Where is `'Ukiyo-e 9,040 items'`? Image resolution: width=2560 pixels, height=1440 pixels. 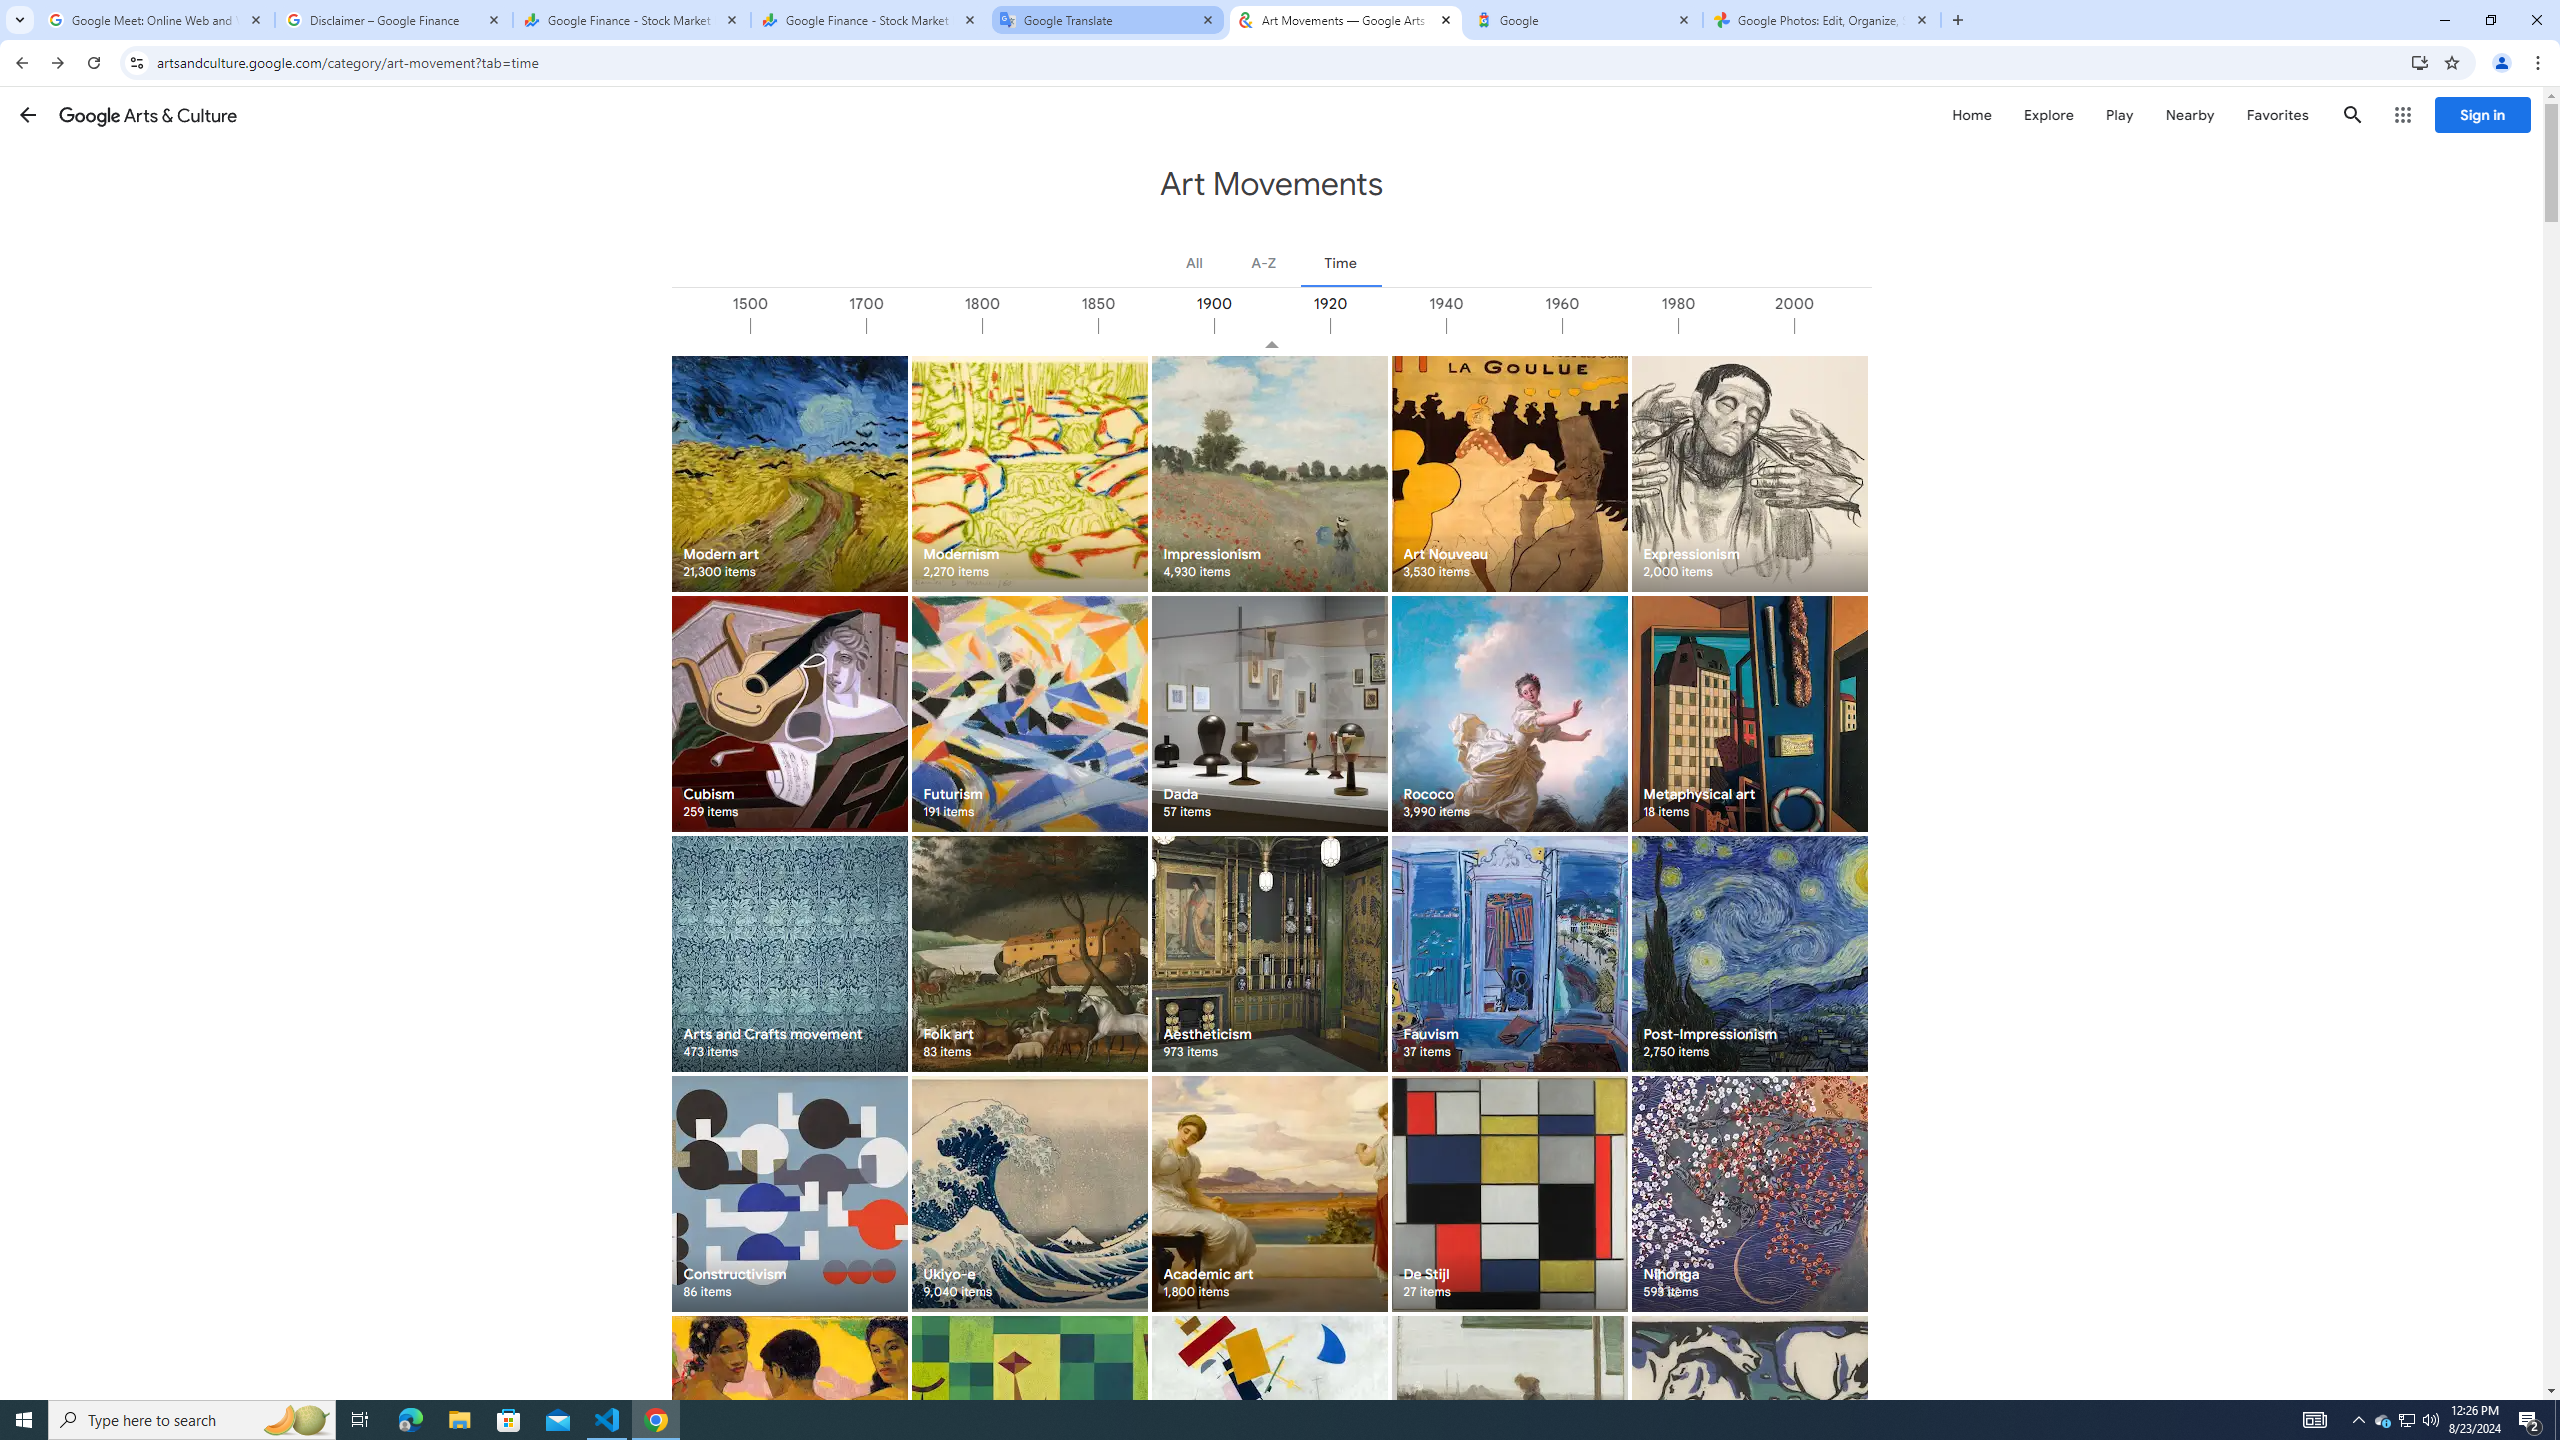 'Ukiyo-e 9,040 items' is located at coordinates (1028, 1192).